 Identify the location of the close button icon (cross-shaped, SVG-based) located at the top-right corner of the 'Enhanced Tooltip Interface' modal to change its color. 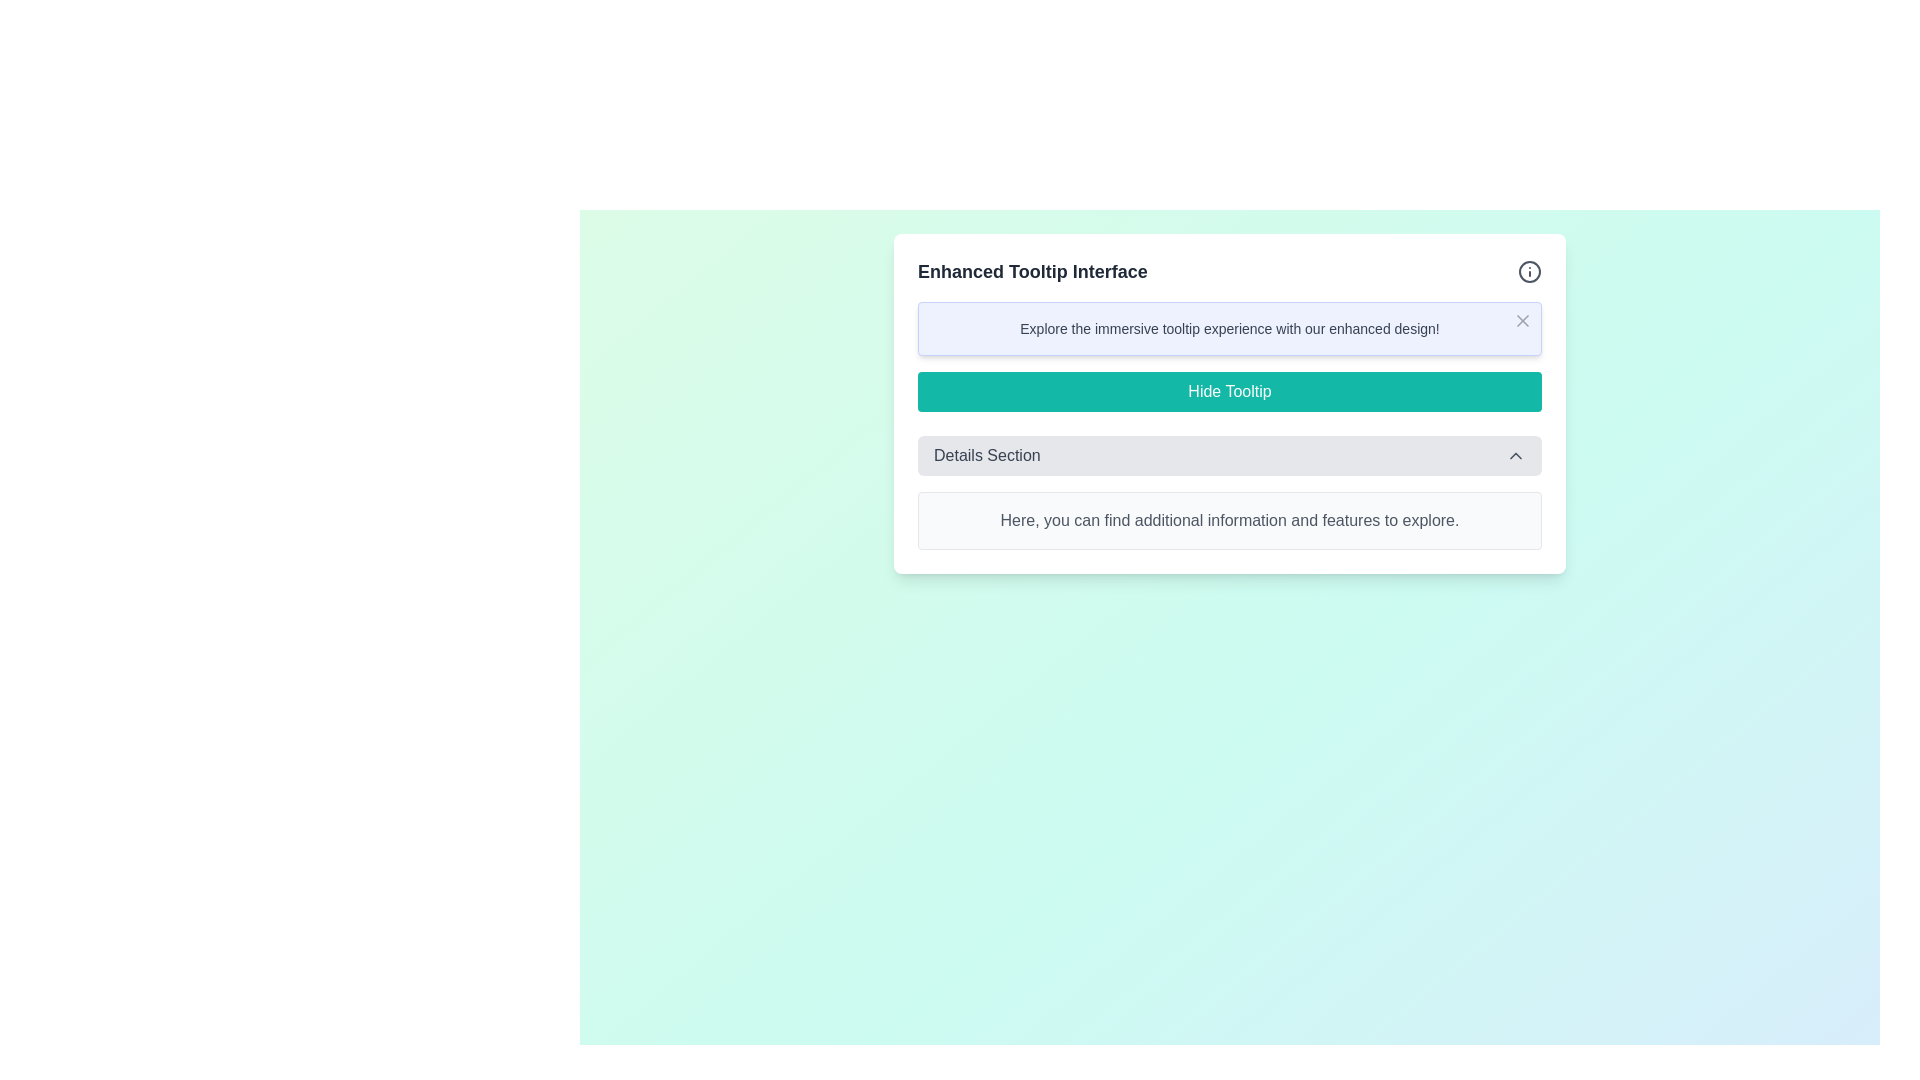
(1521, 319).